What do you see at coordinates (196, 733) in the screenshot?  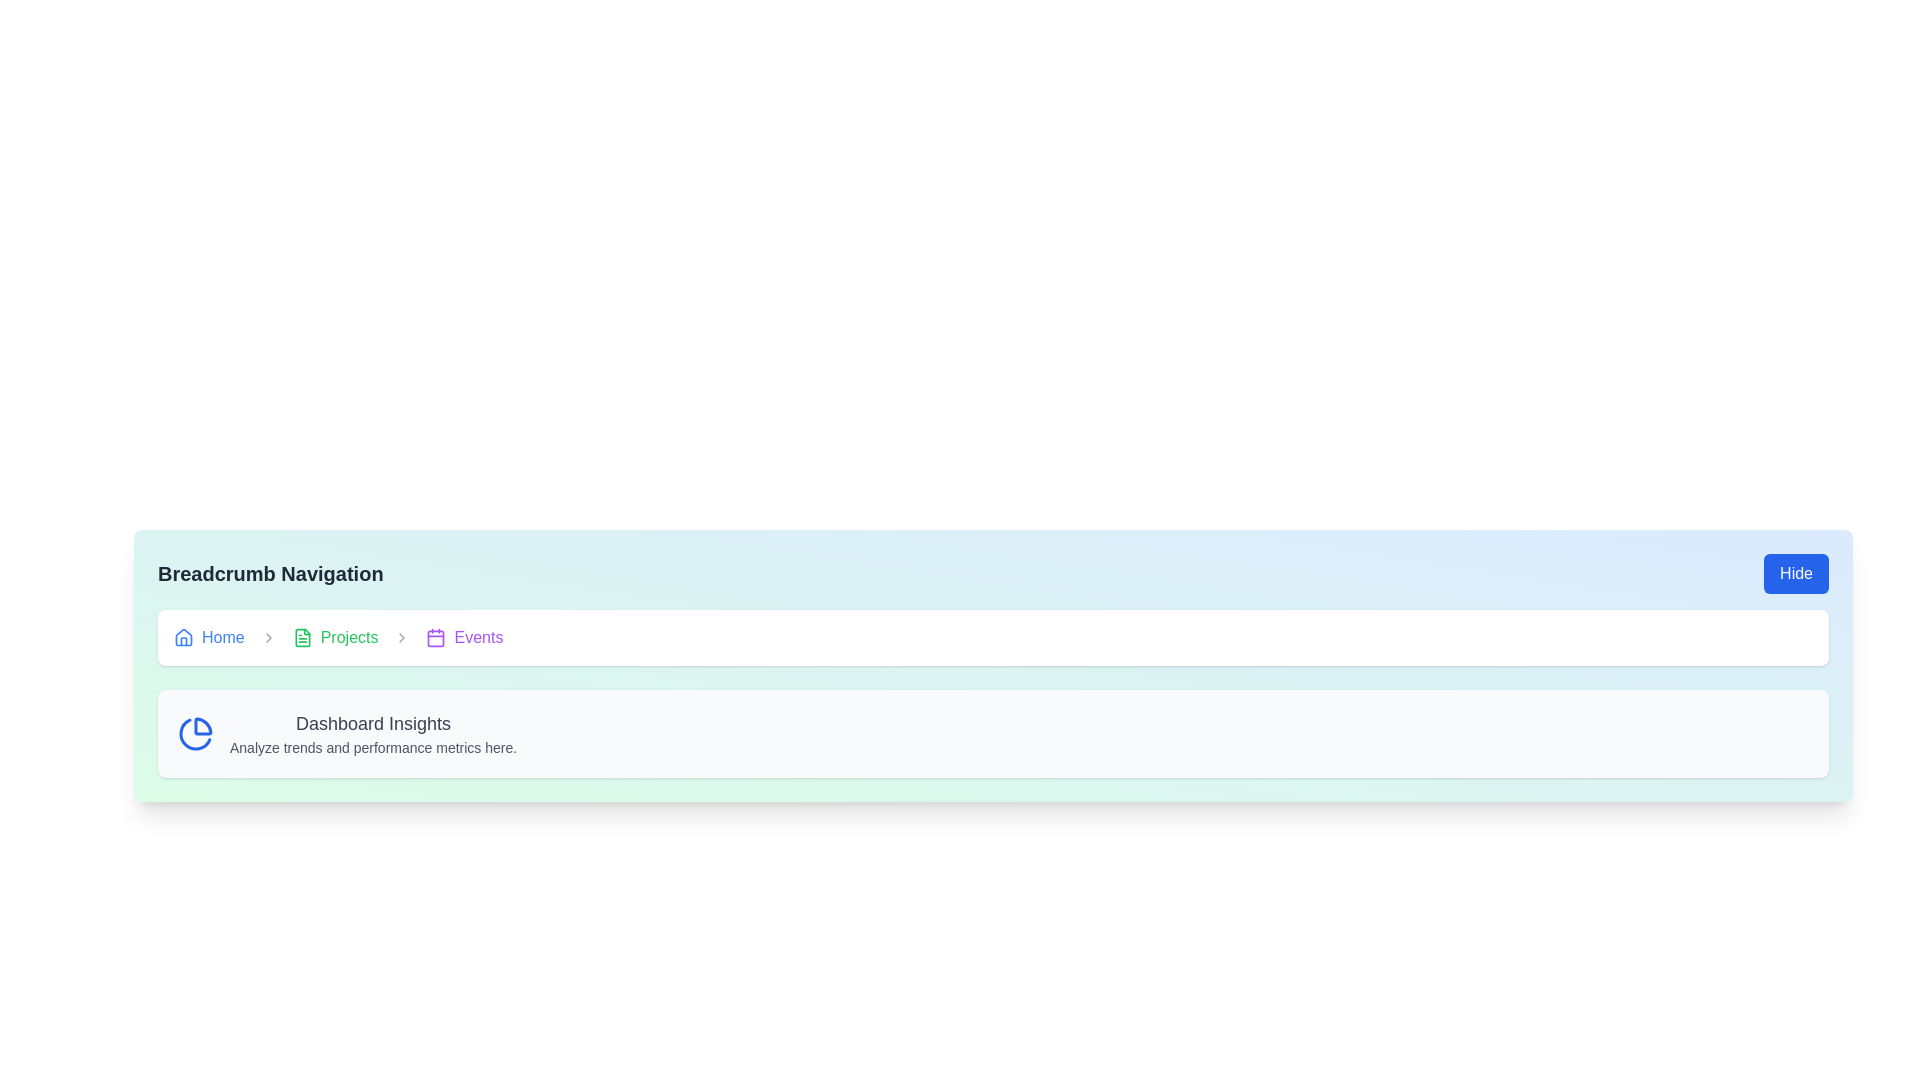 I see `the pie chart icon with a blue outline located to the left of the text 'Dashboard Insights'` at bounding box center [196, 733].